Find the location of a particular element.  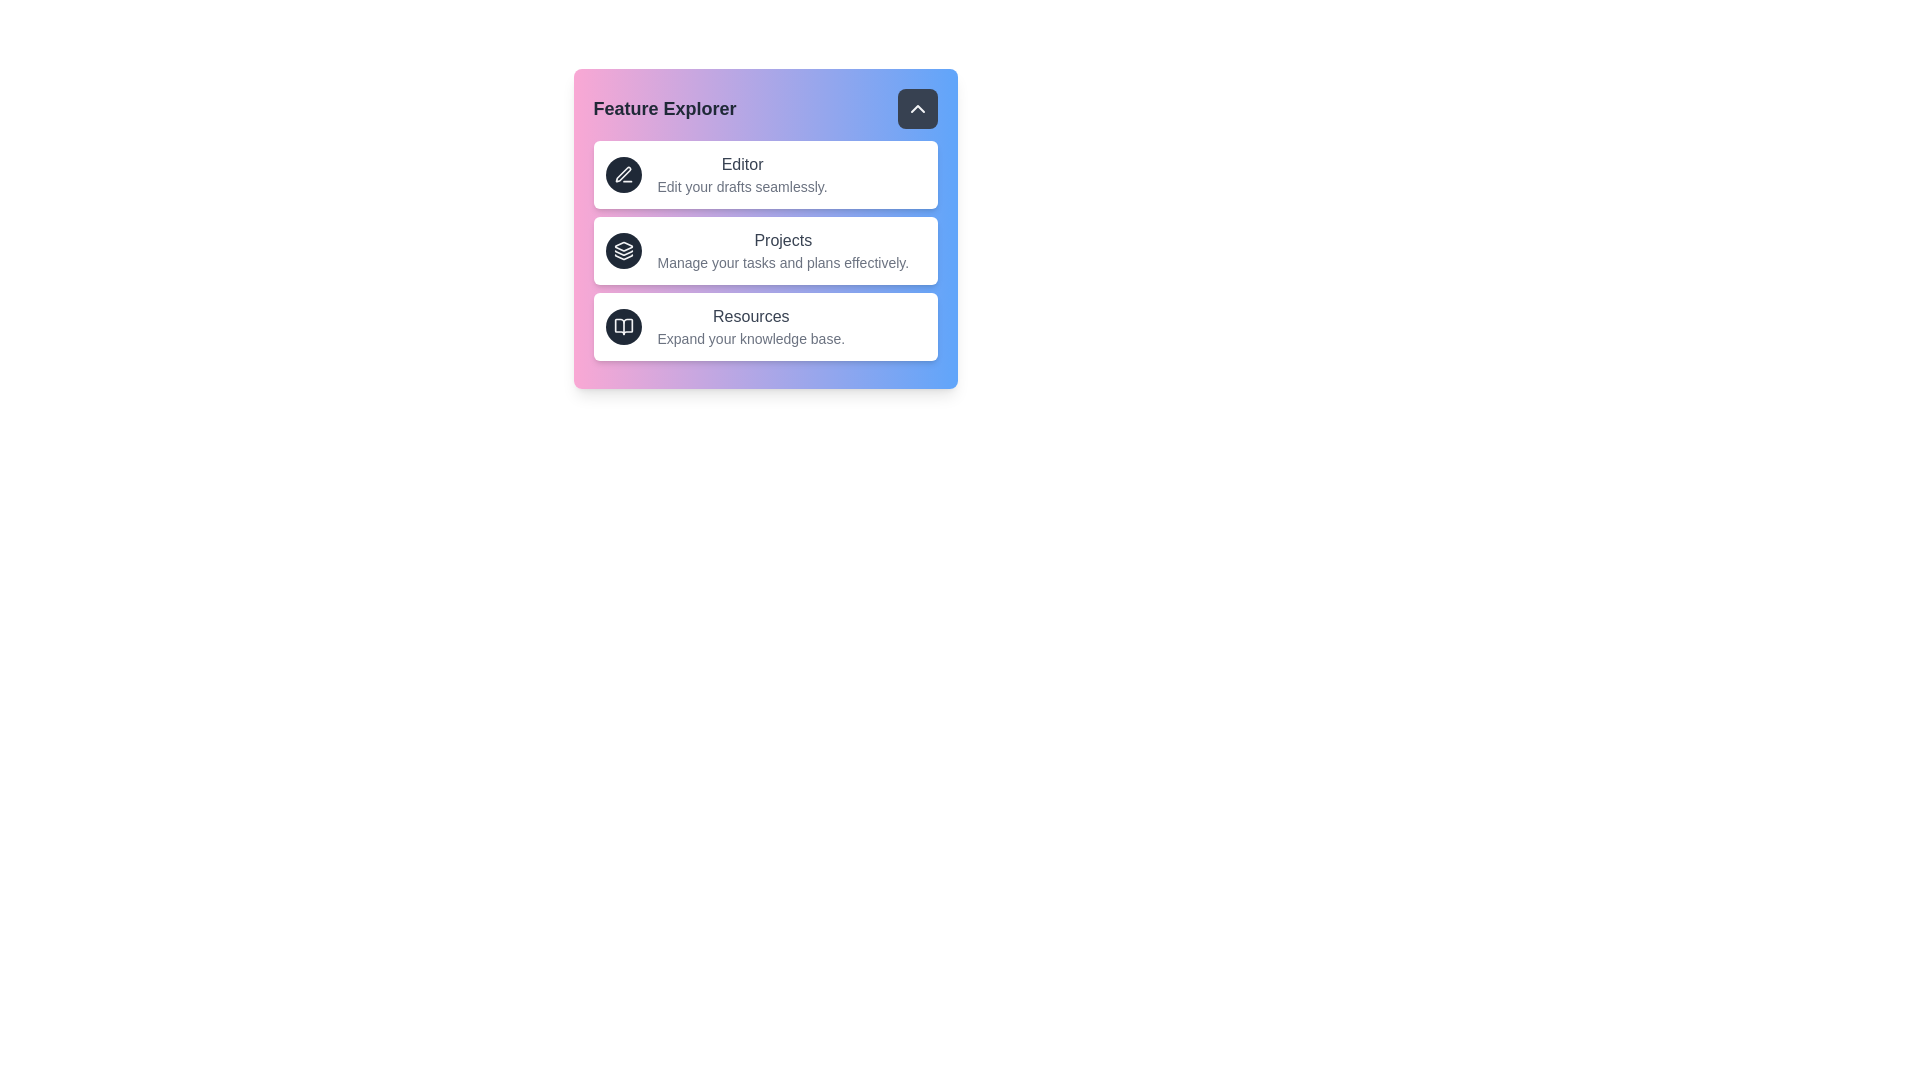

the menu item to read its description is located at coordinates (763, 173).